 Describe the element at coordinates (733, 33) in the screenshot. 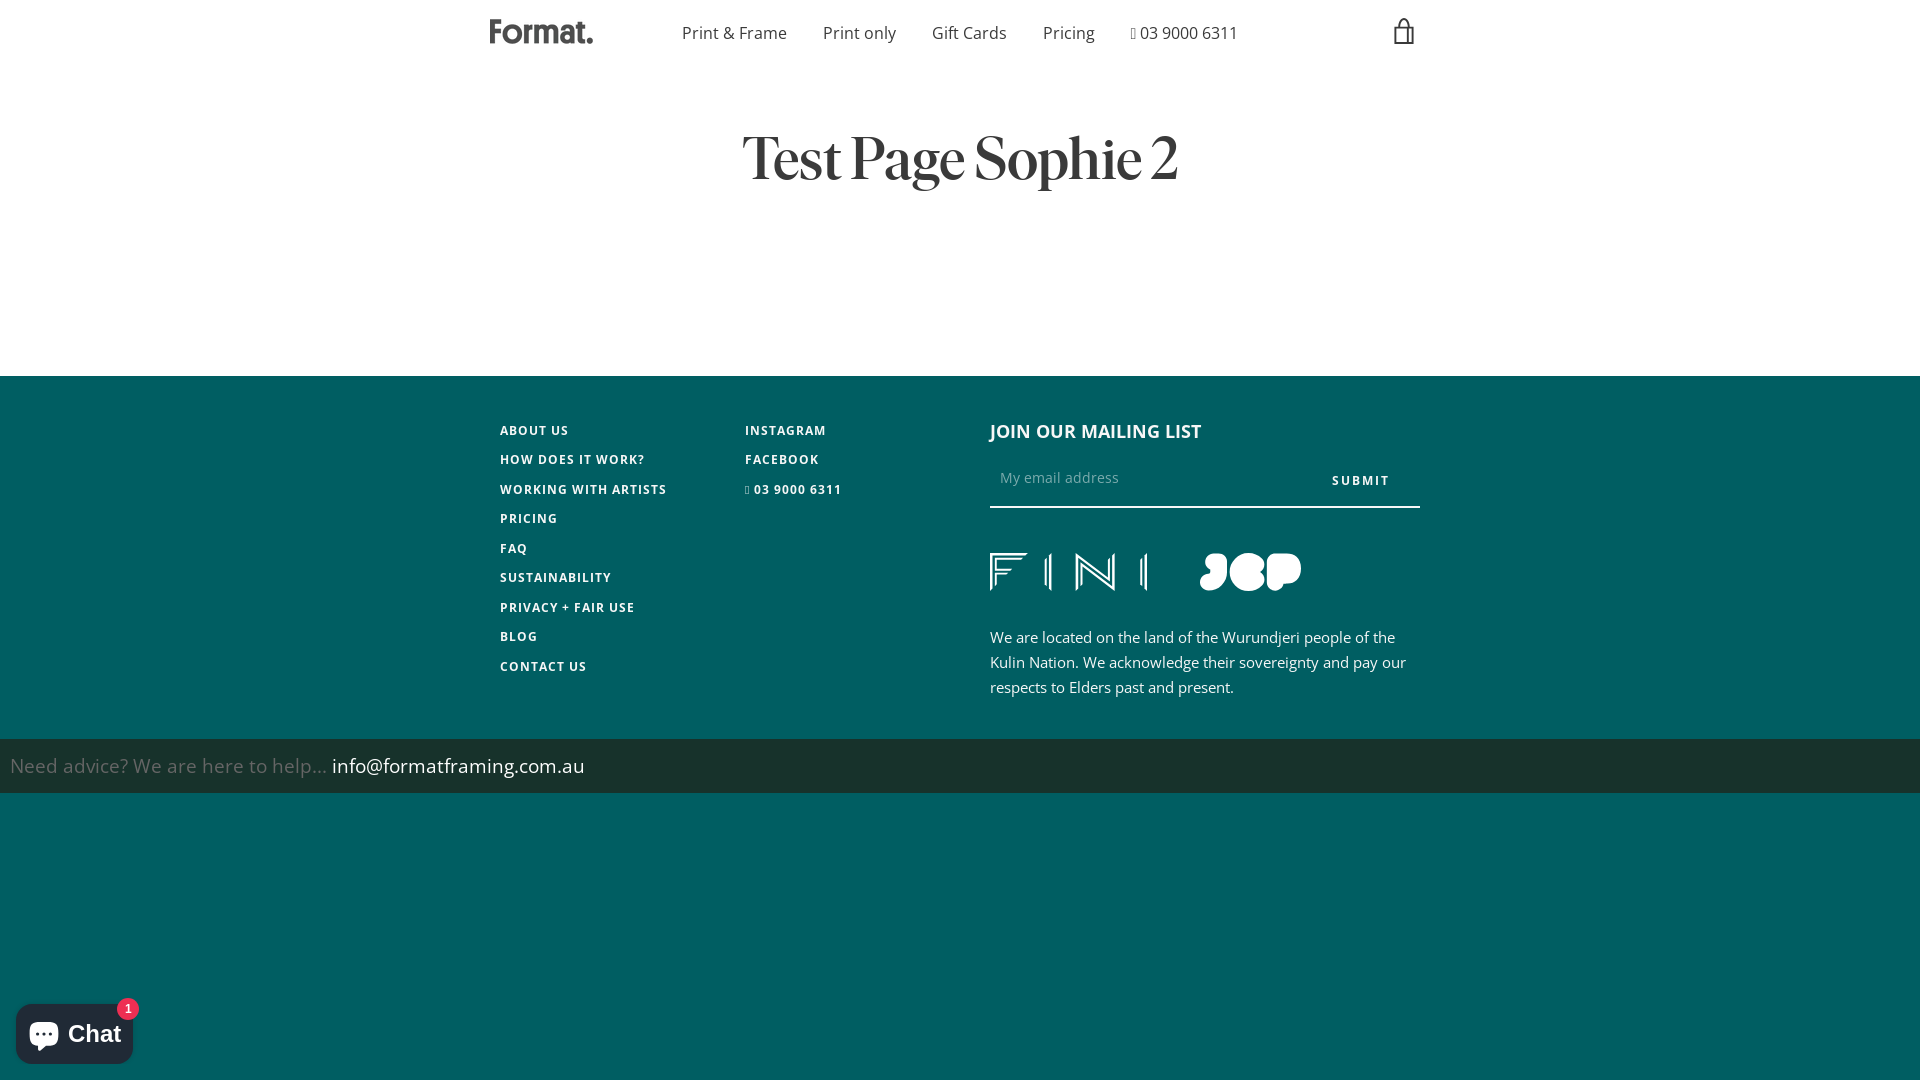

I see `'Print & Frame'` at that location.